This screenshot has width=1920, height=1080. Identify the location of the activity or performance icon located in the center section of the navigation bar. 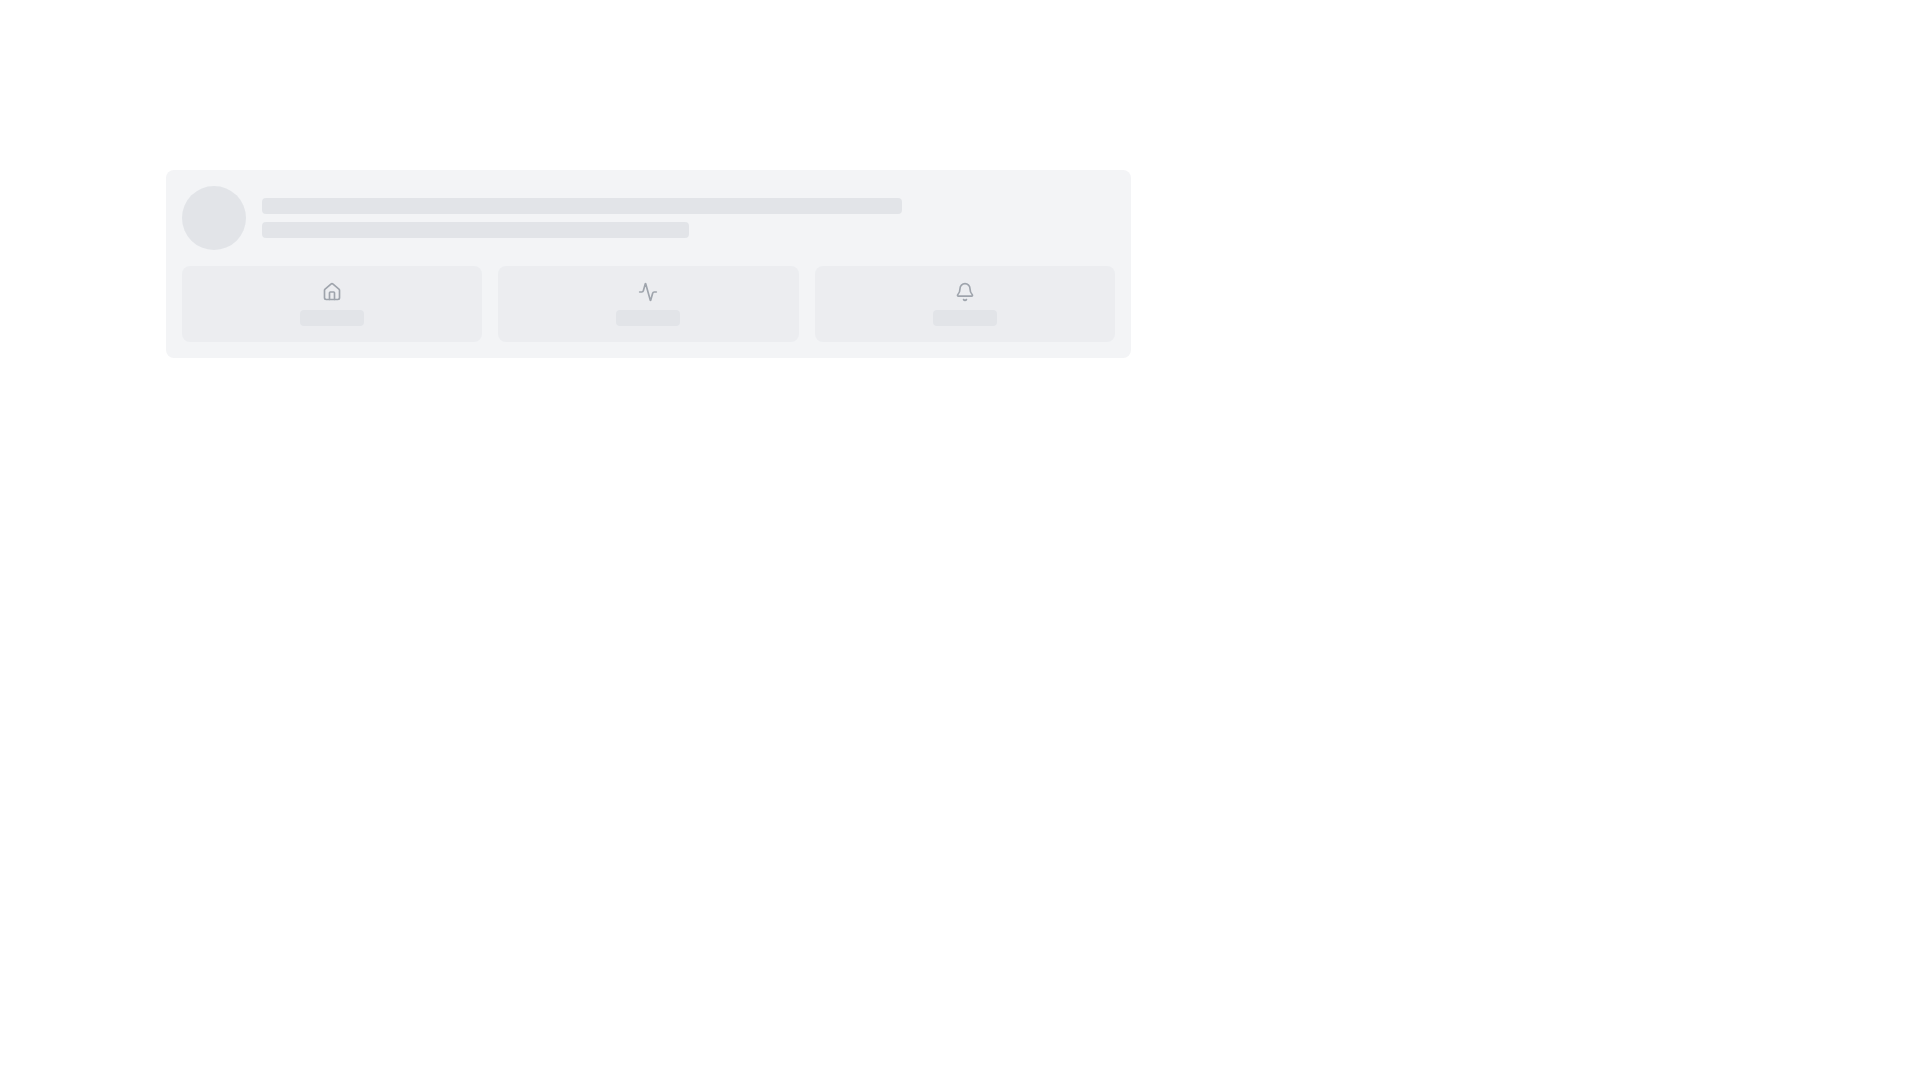
(648, 292).